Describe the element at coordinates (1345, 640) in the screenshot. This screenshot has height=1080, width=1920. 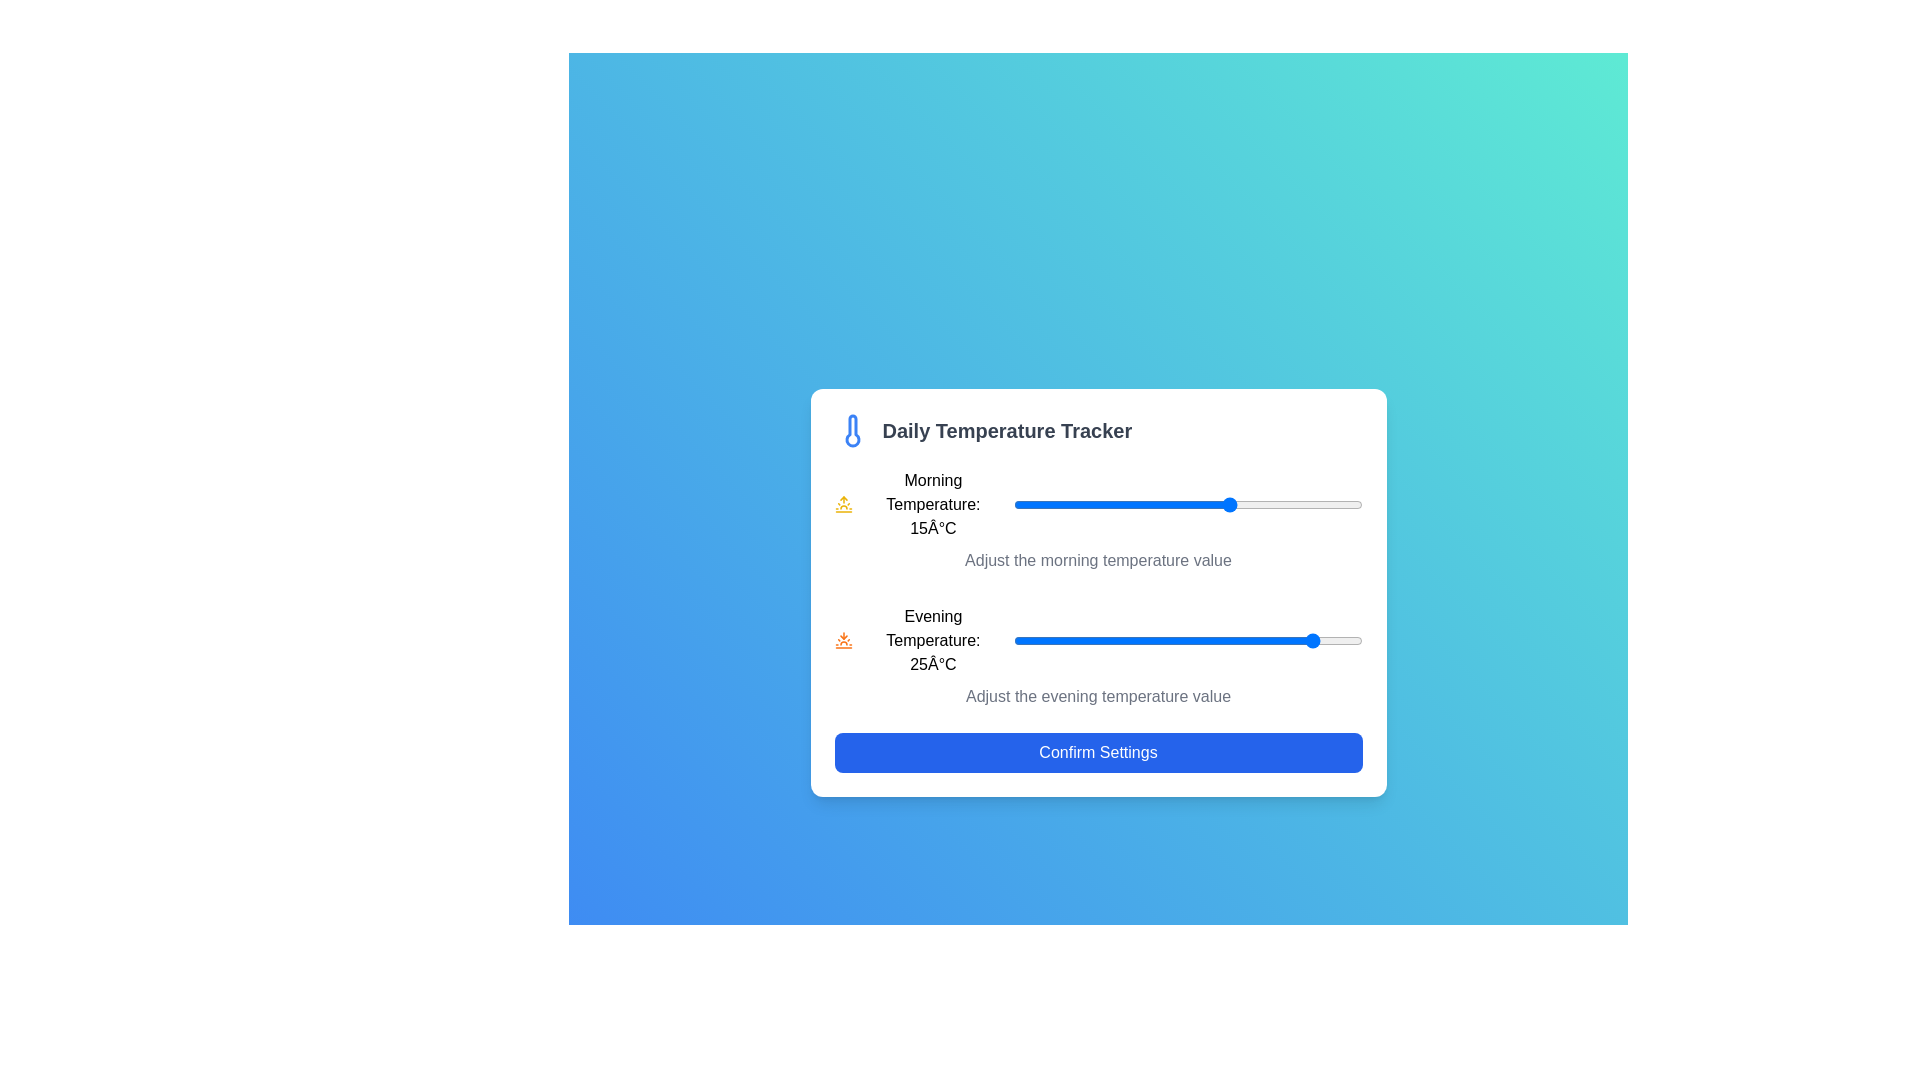
I see `the evening temperature slider to 28°C` at that location.